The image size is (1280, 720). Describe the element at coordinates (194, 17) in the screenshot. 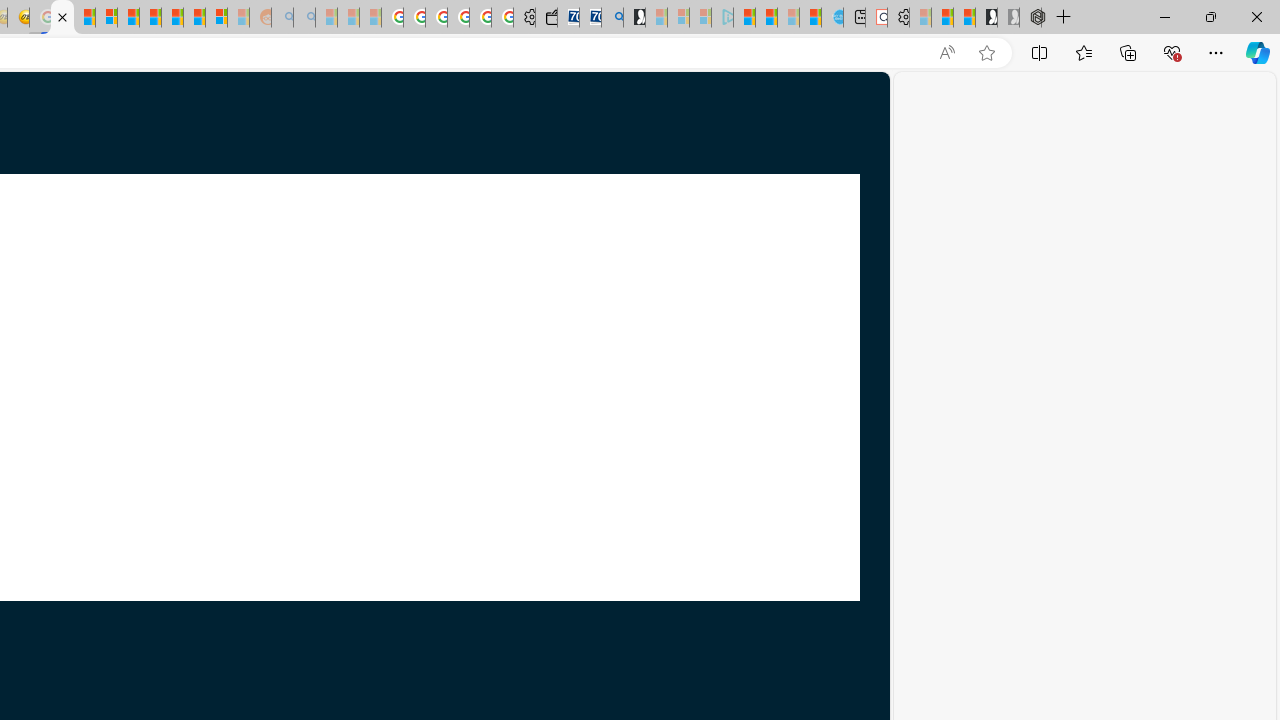

I see `'Kinda Frugal - MSN'` at that location.